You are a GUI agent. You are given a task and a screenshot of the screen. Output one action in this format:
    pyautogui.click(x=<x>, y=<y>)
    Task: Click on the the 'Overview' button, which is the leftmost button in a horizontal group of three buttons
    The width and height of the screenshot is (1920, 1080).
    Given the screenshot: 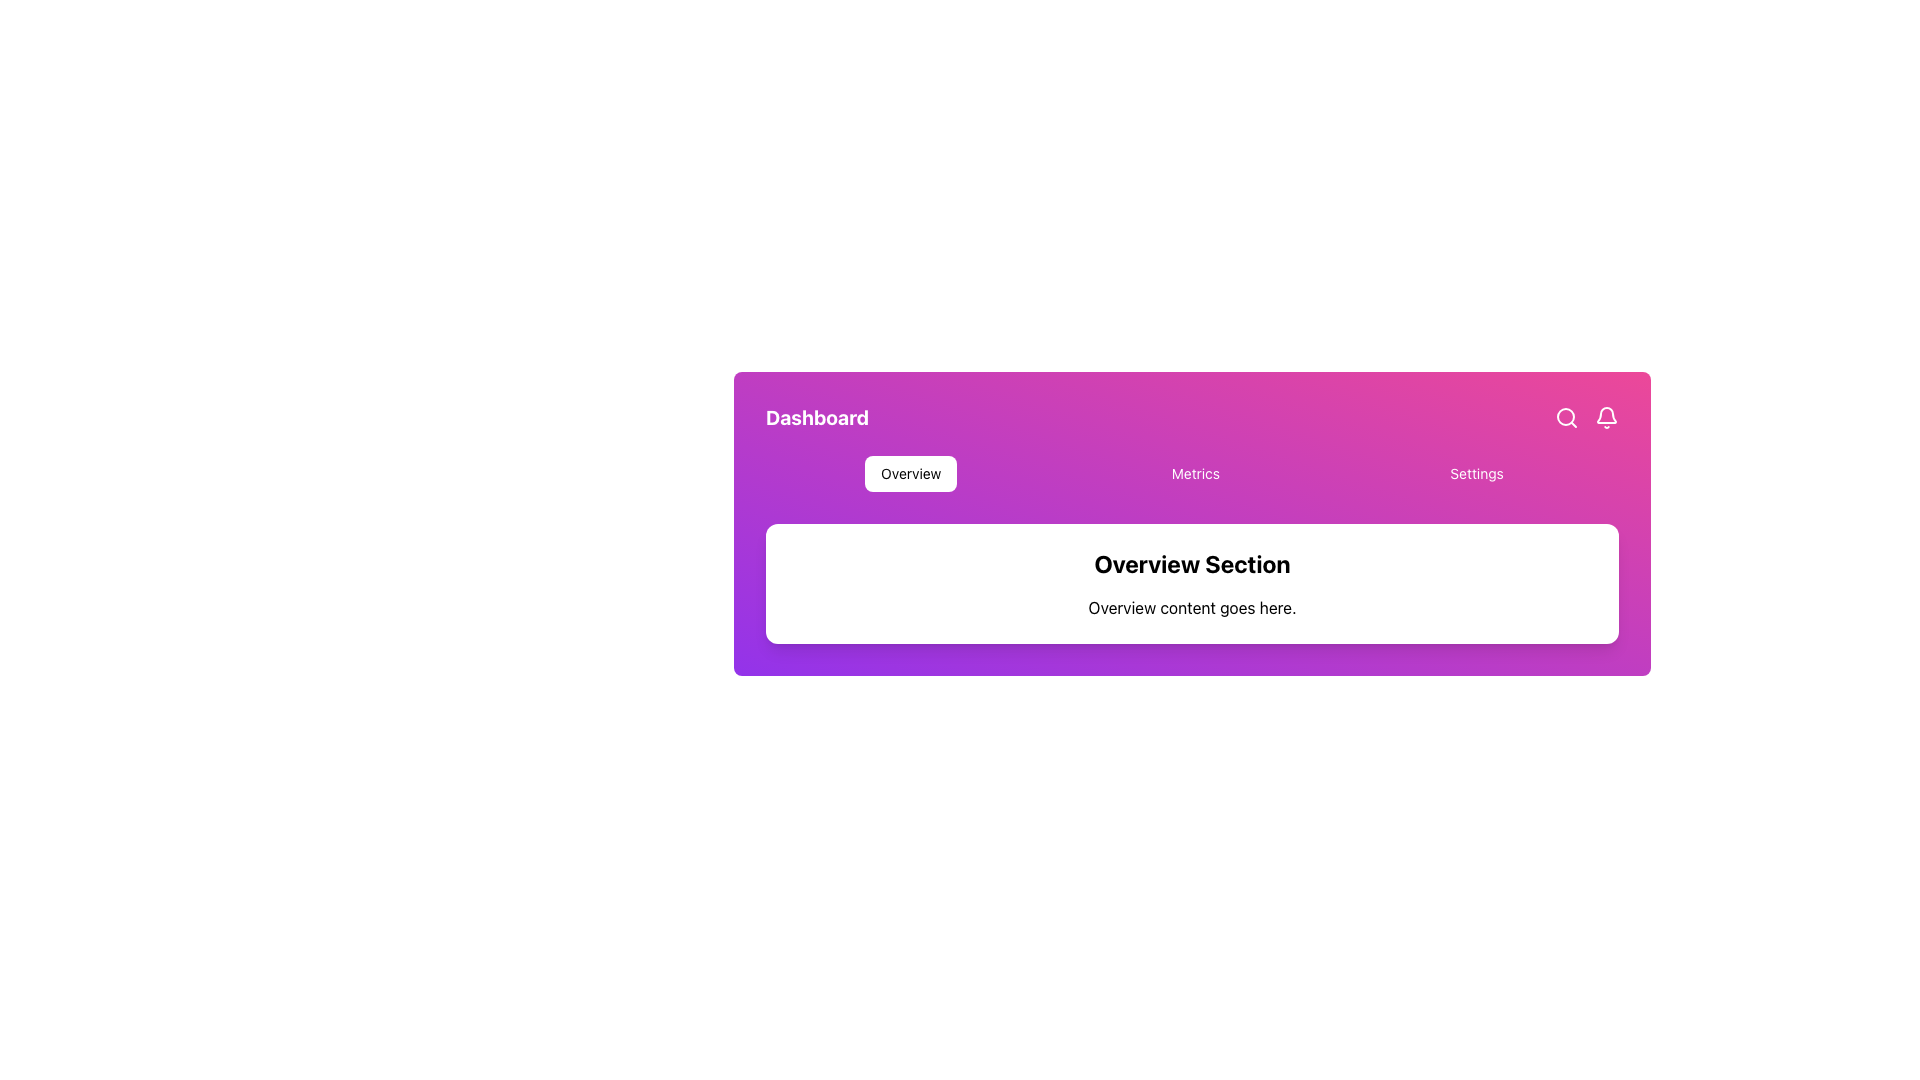 What is the action you would take?
    pyautogui.click(x=910, y=474)
    